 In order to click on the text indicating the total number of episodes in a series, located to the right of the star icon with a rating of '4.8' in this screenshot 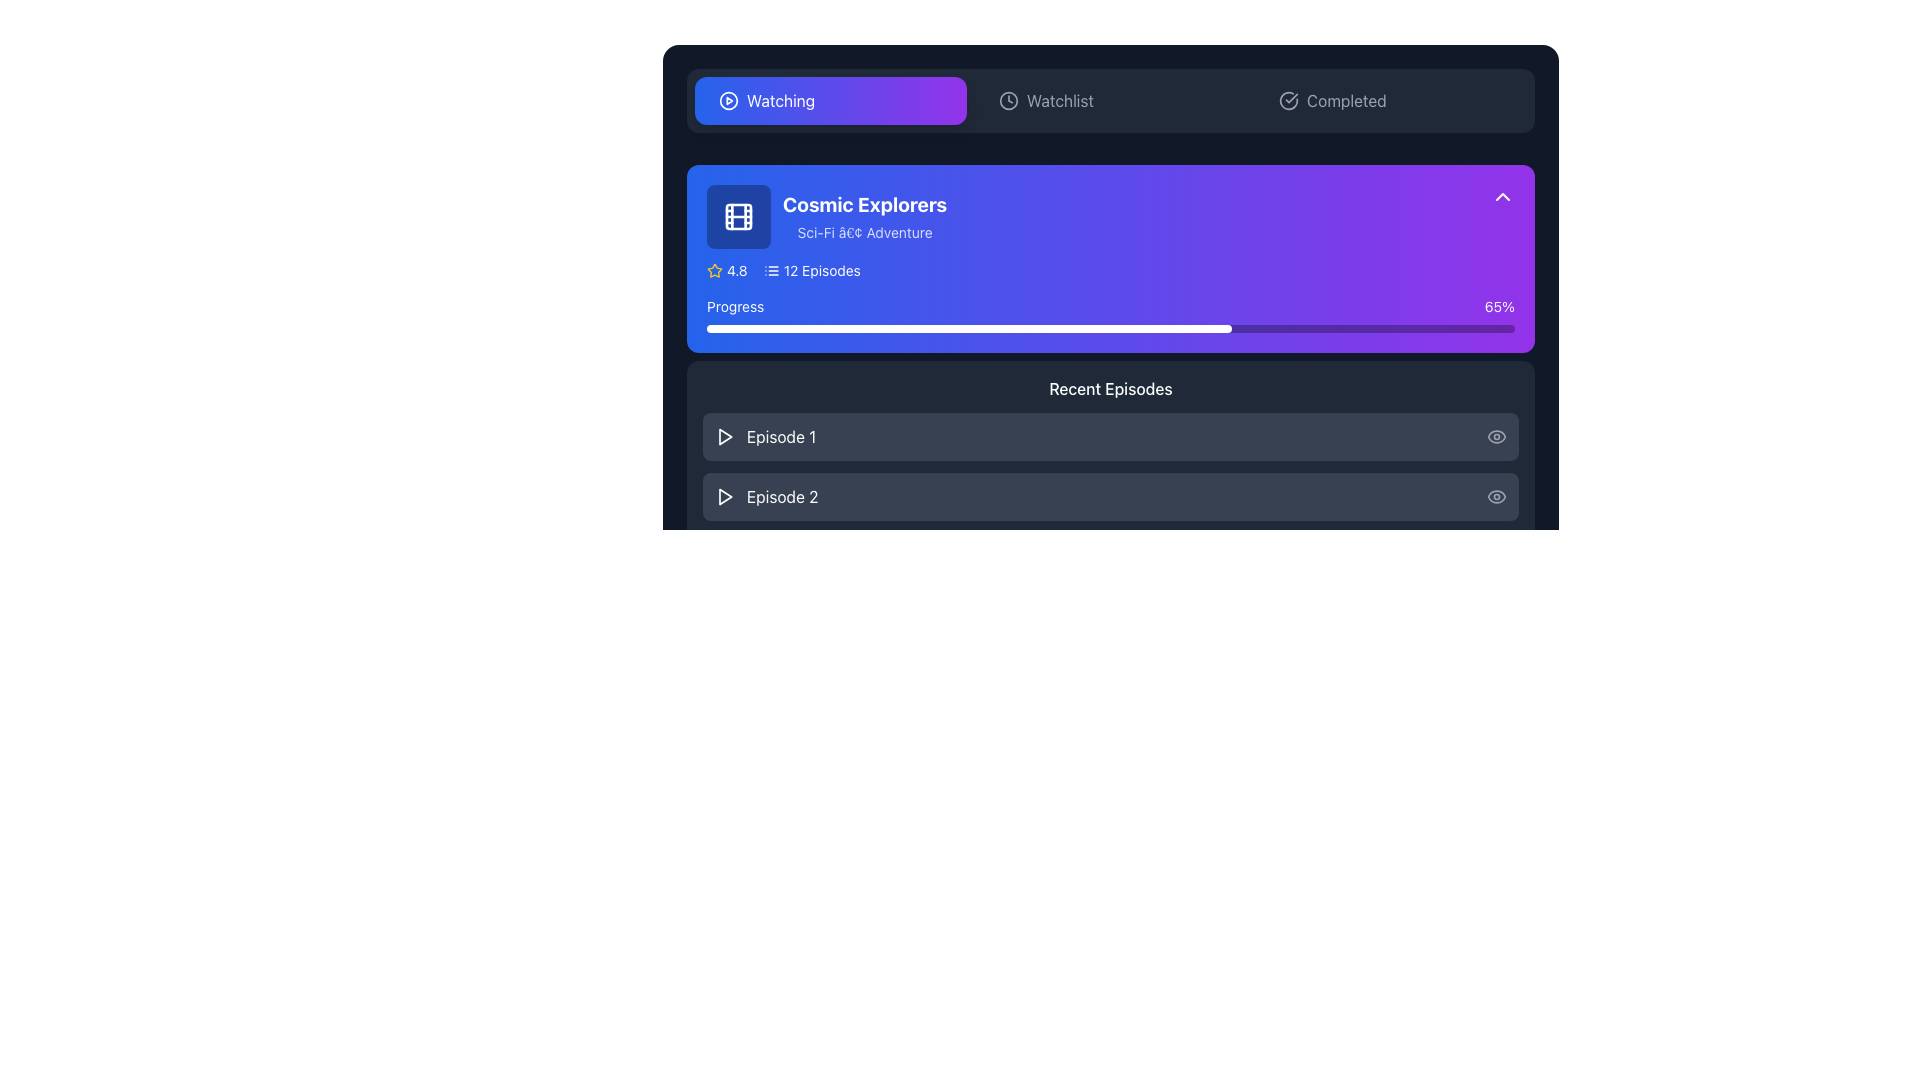, I will do `click(812, 270)`.